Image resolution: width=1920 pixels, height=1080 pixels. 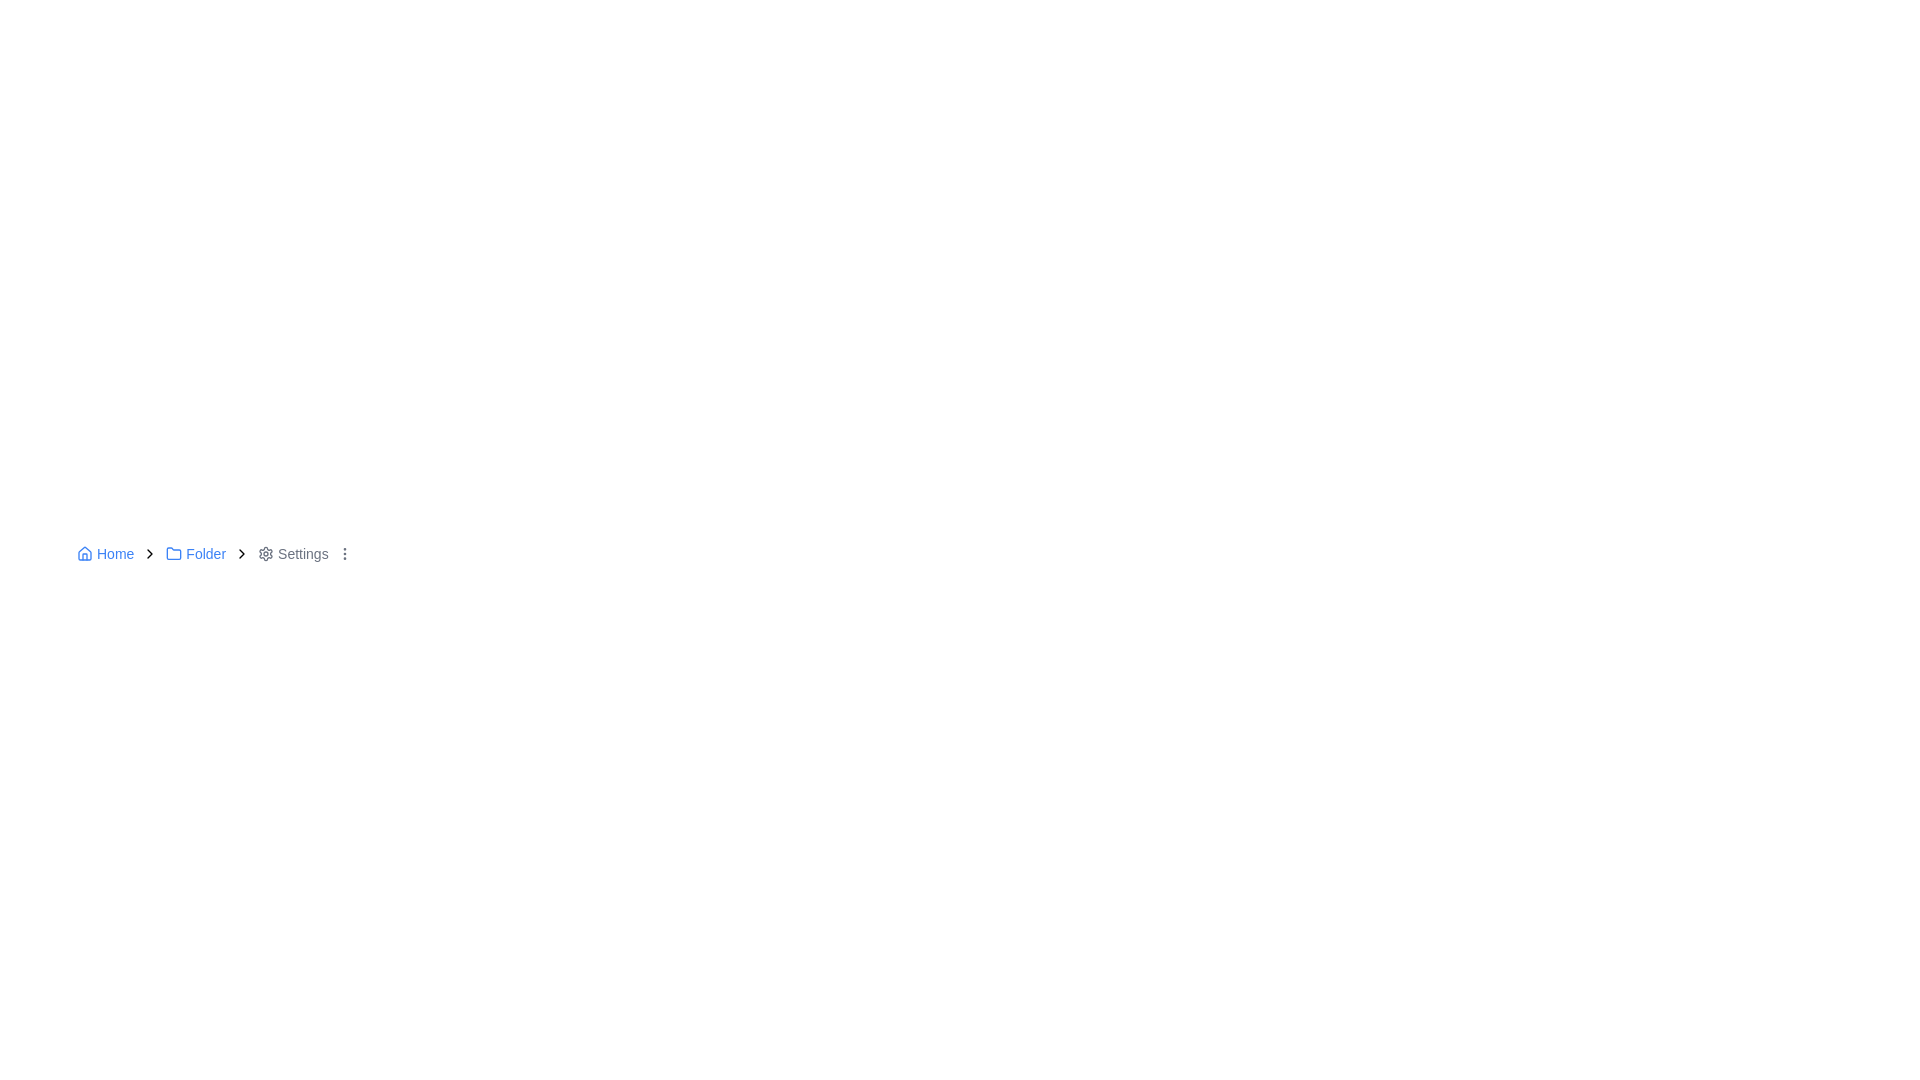 I want to click on the breadcrumb text label with icon, so click(x=292, y=554).